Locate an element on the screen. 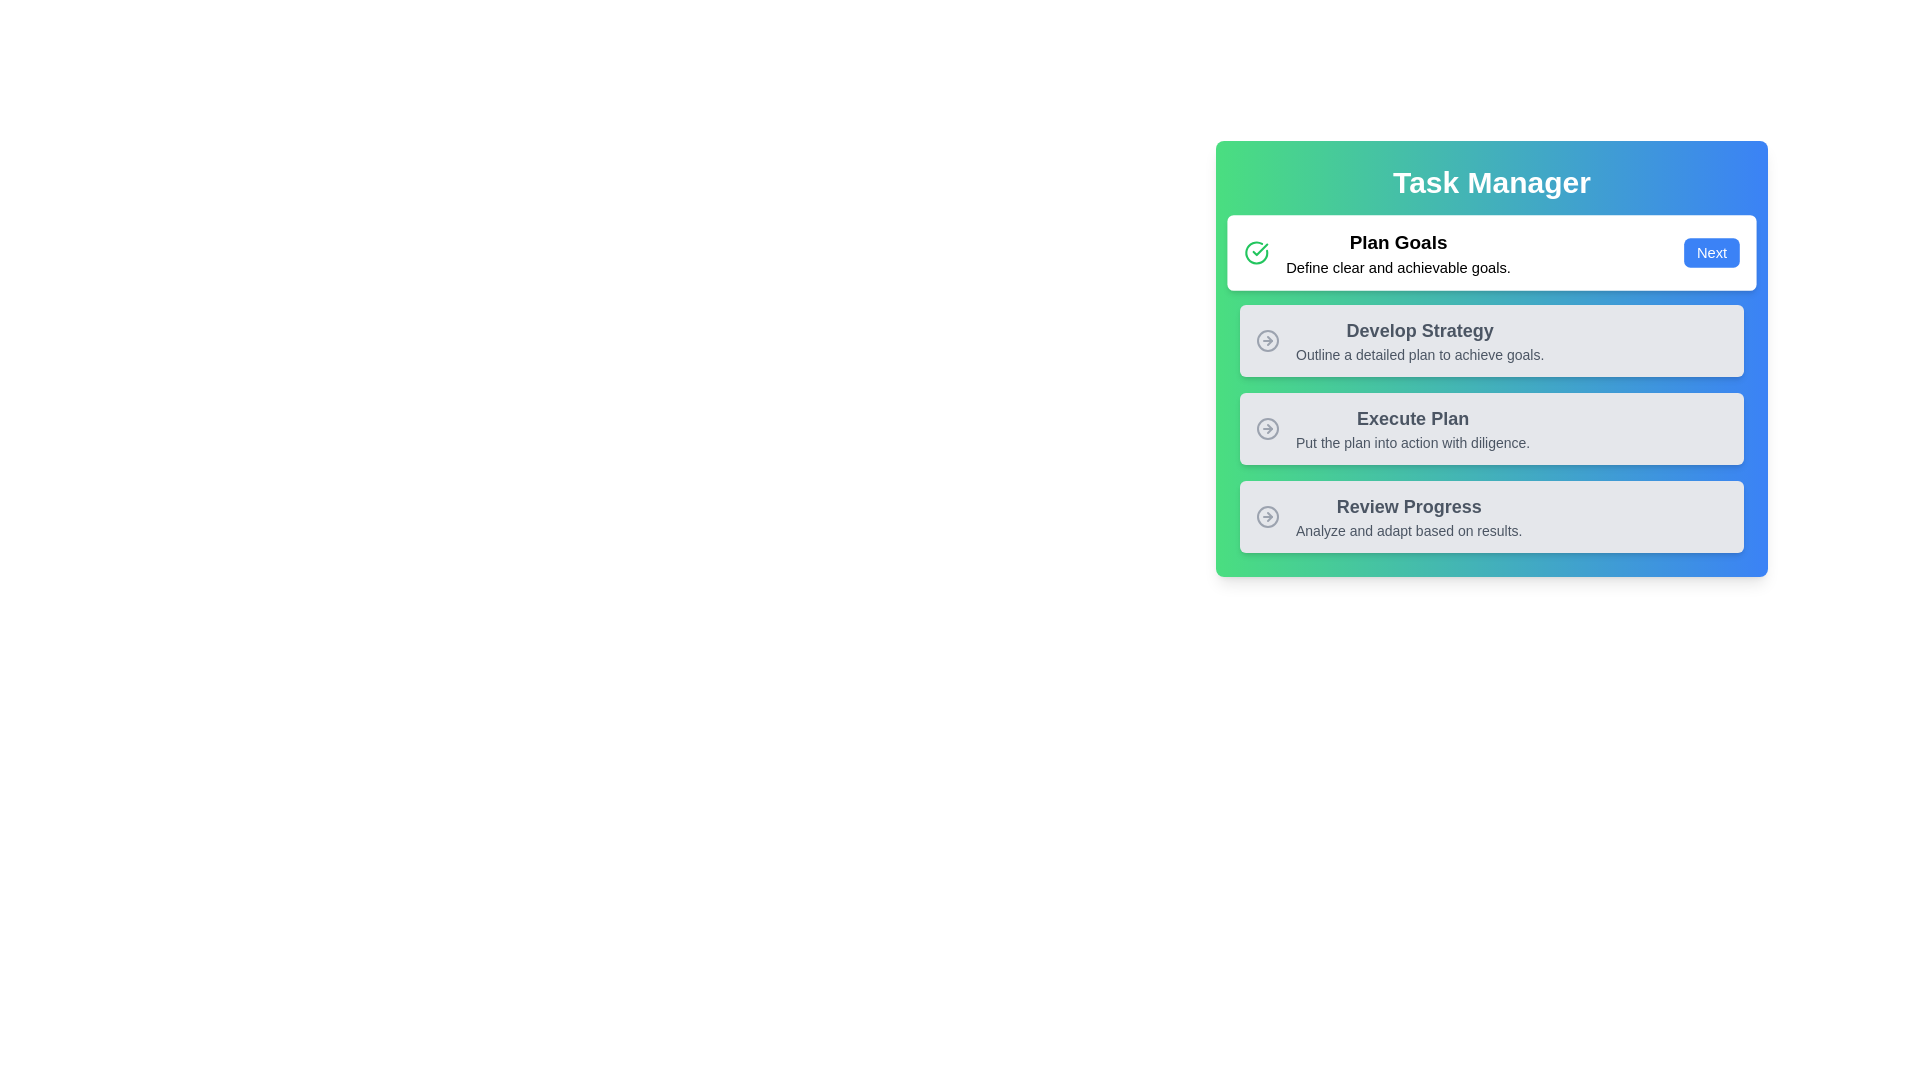 This screenshot has width=1920, height=1080. the non-interactive text label displaying 'Review Progress', which is styled in bold typography and located within the fourth task of a vertical list of tasks is located at coordinates (1408, 505).